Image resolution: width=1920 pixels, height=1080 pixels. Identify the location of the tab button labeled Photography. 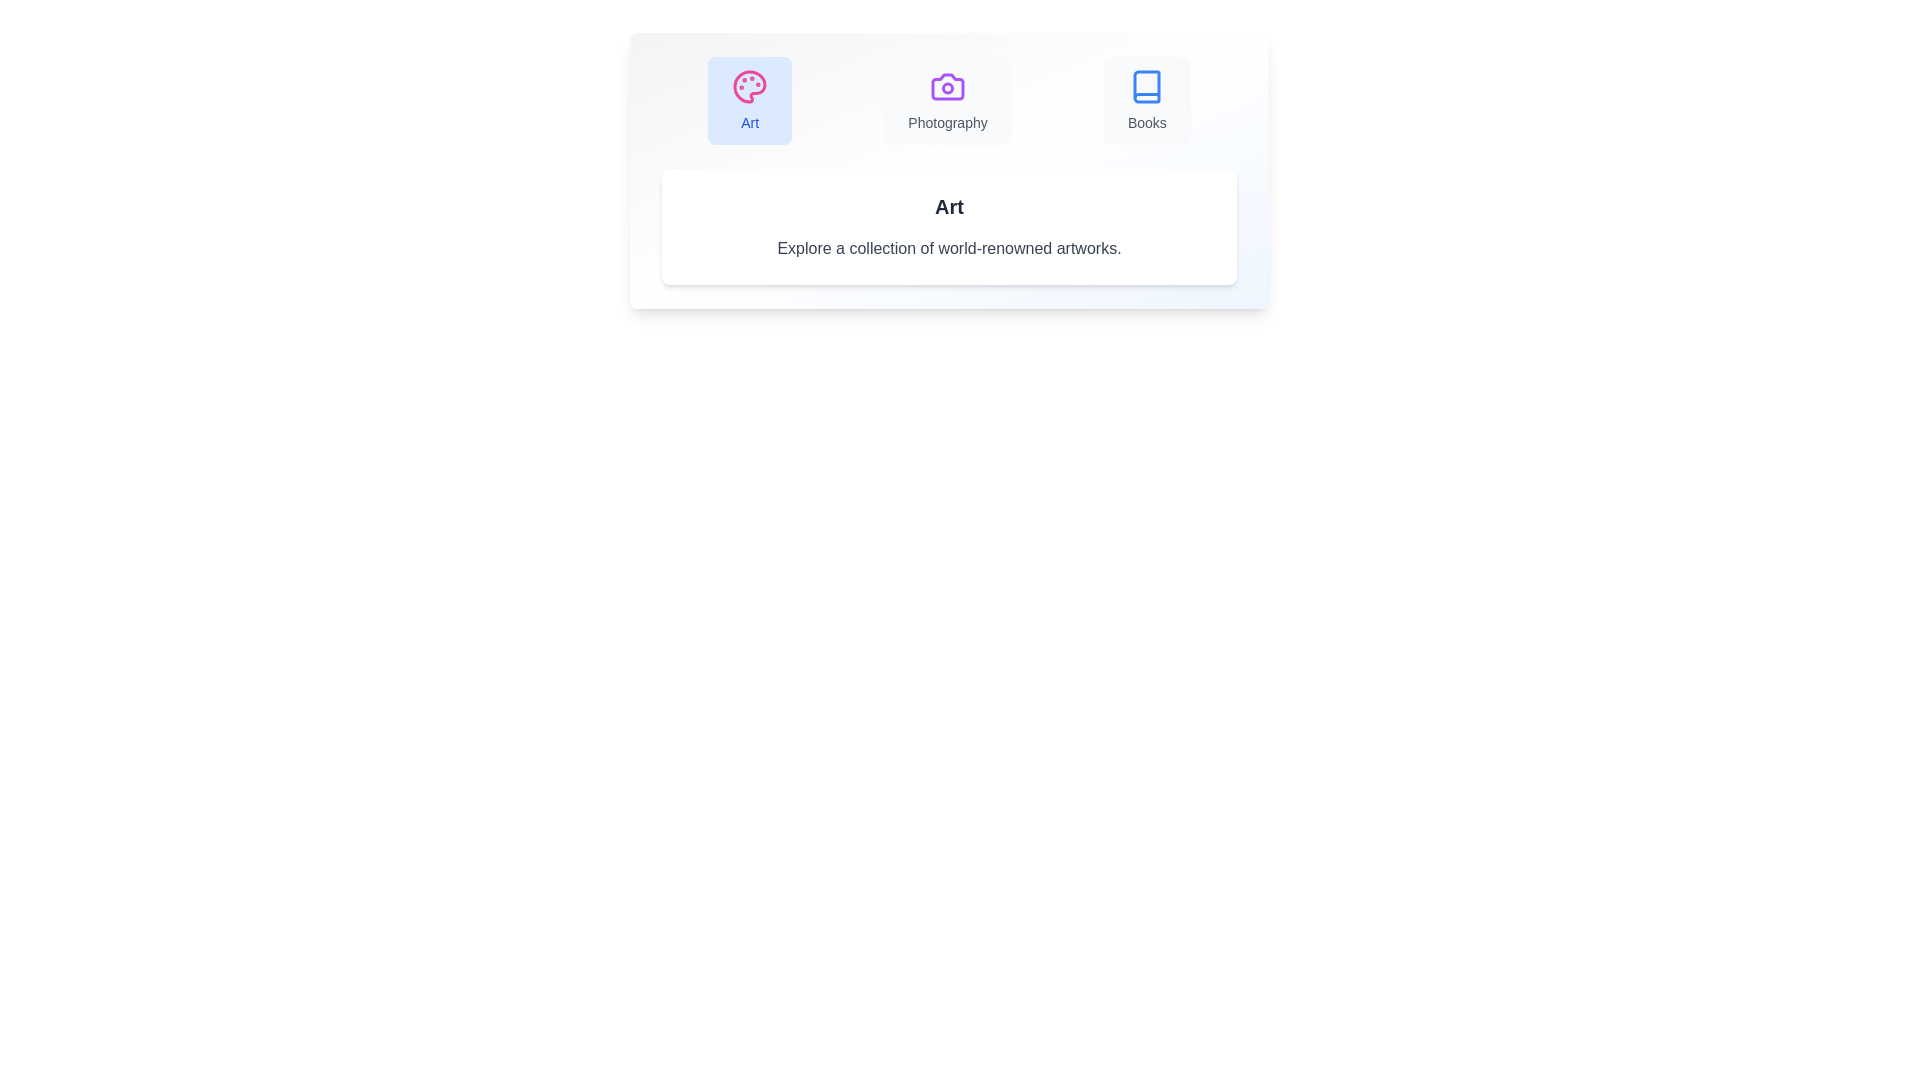
(947, 100).